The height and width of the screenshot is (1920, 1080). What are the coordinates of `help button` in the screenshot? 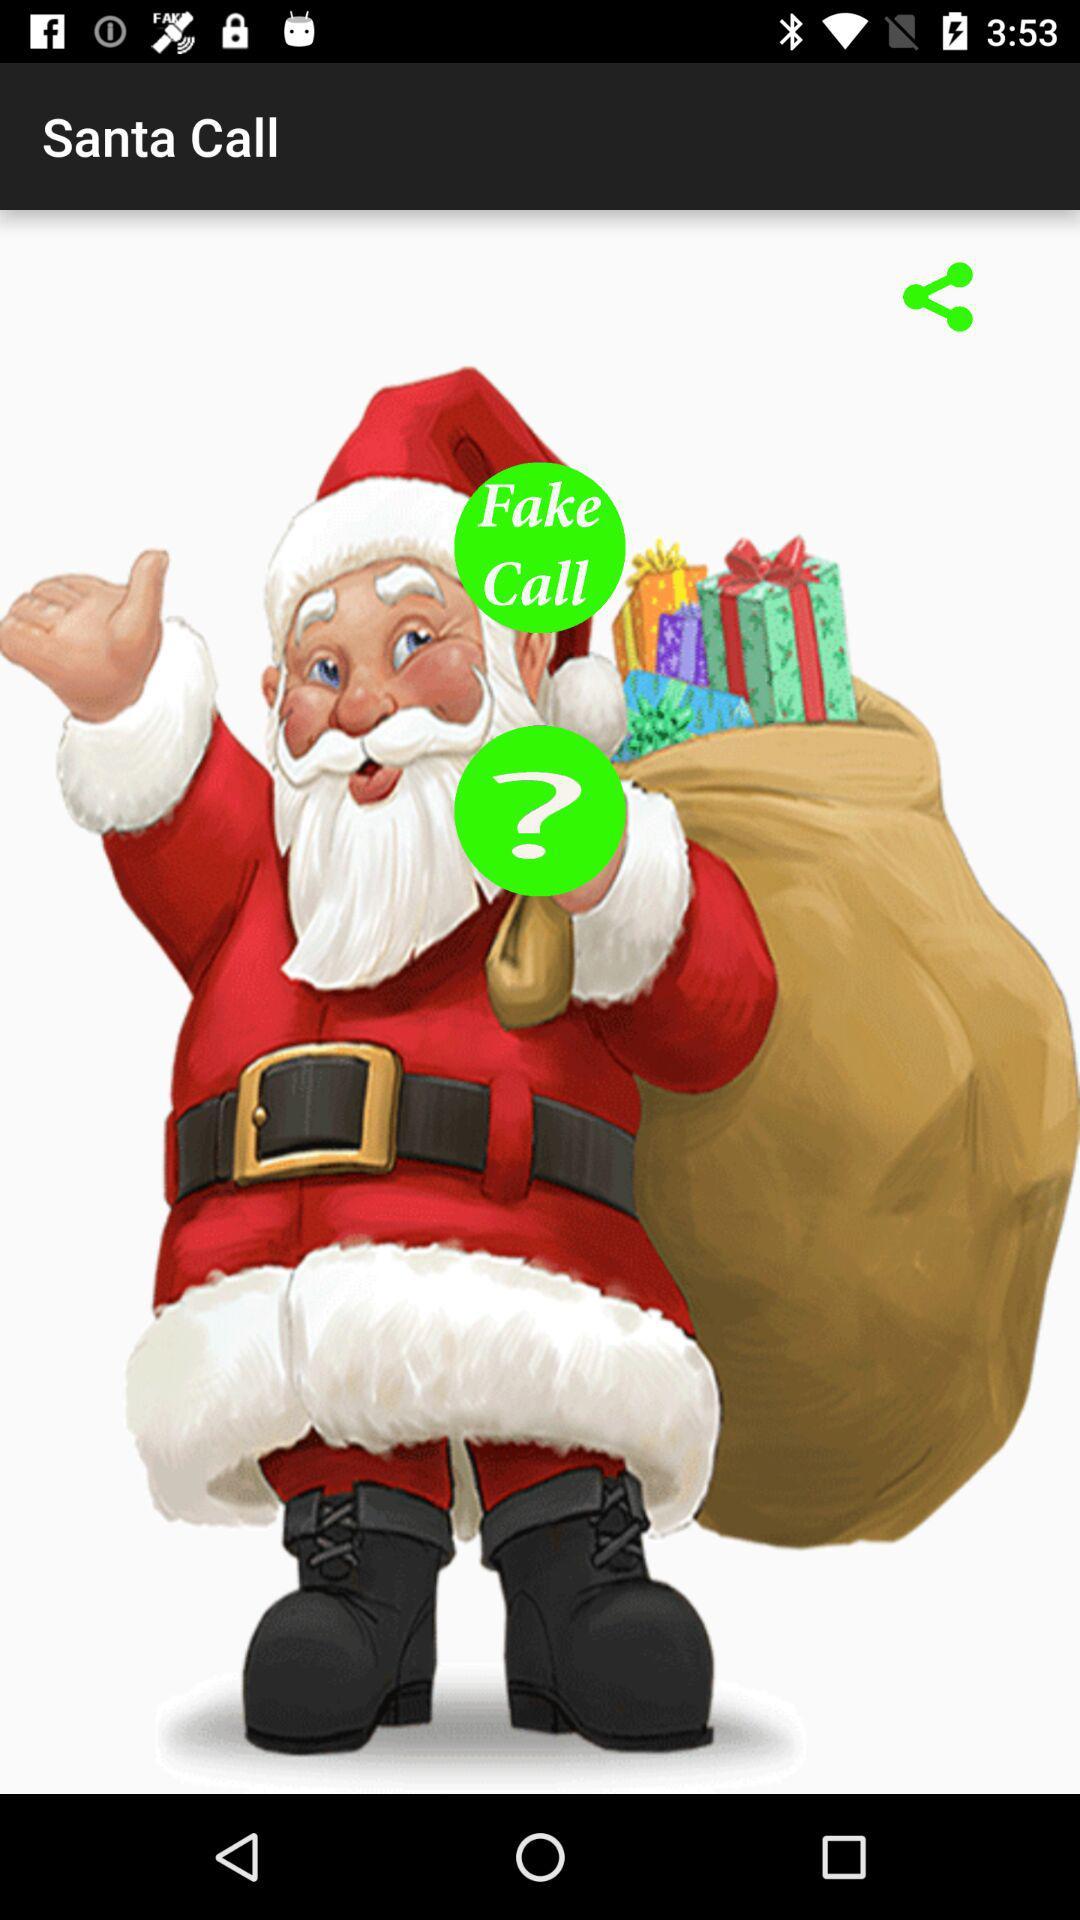 It's located at (540, 810).